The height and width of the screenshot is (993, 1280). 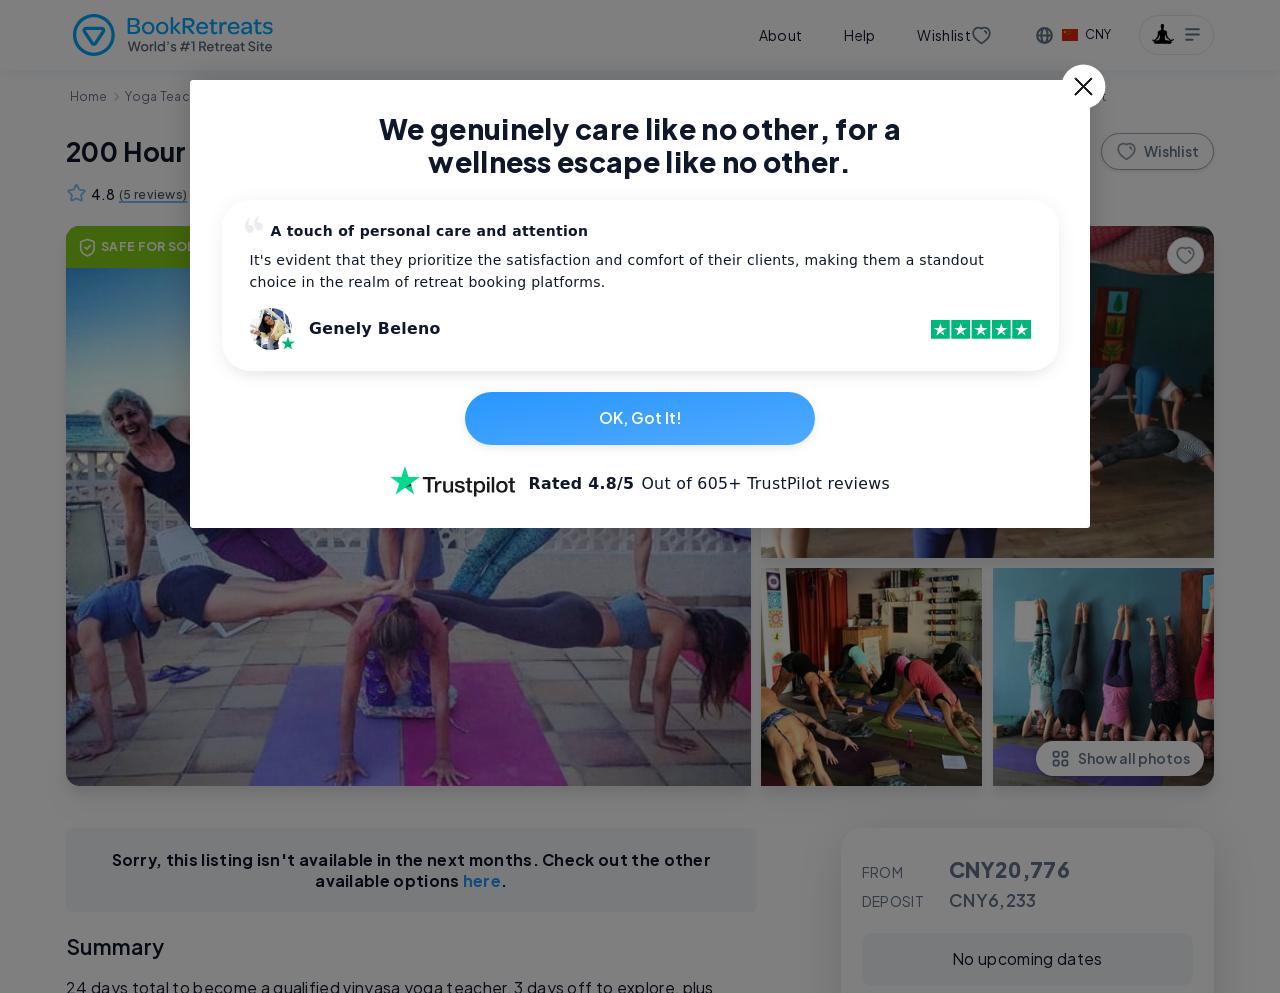 What do you see at coordinates (195, 244) in the screenshot?
I see `'Safe for Solo Travellers'` at bounding box center [195, 244].